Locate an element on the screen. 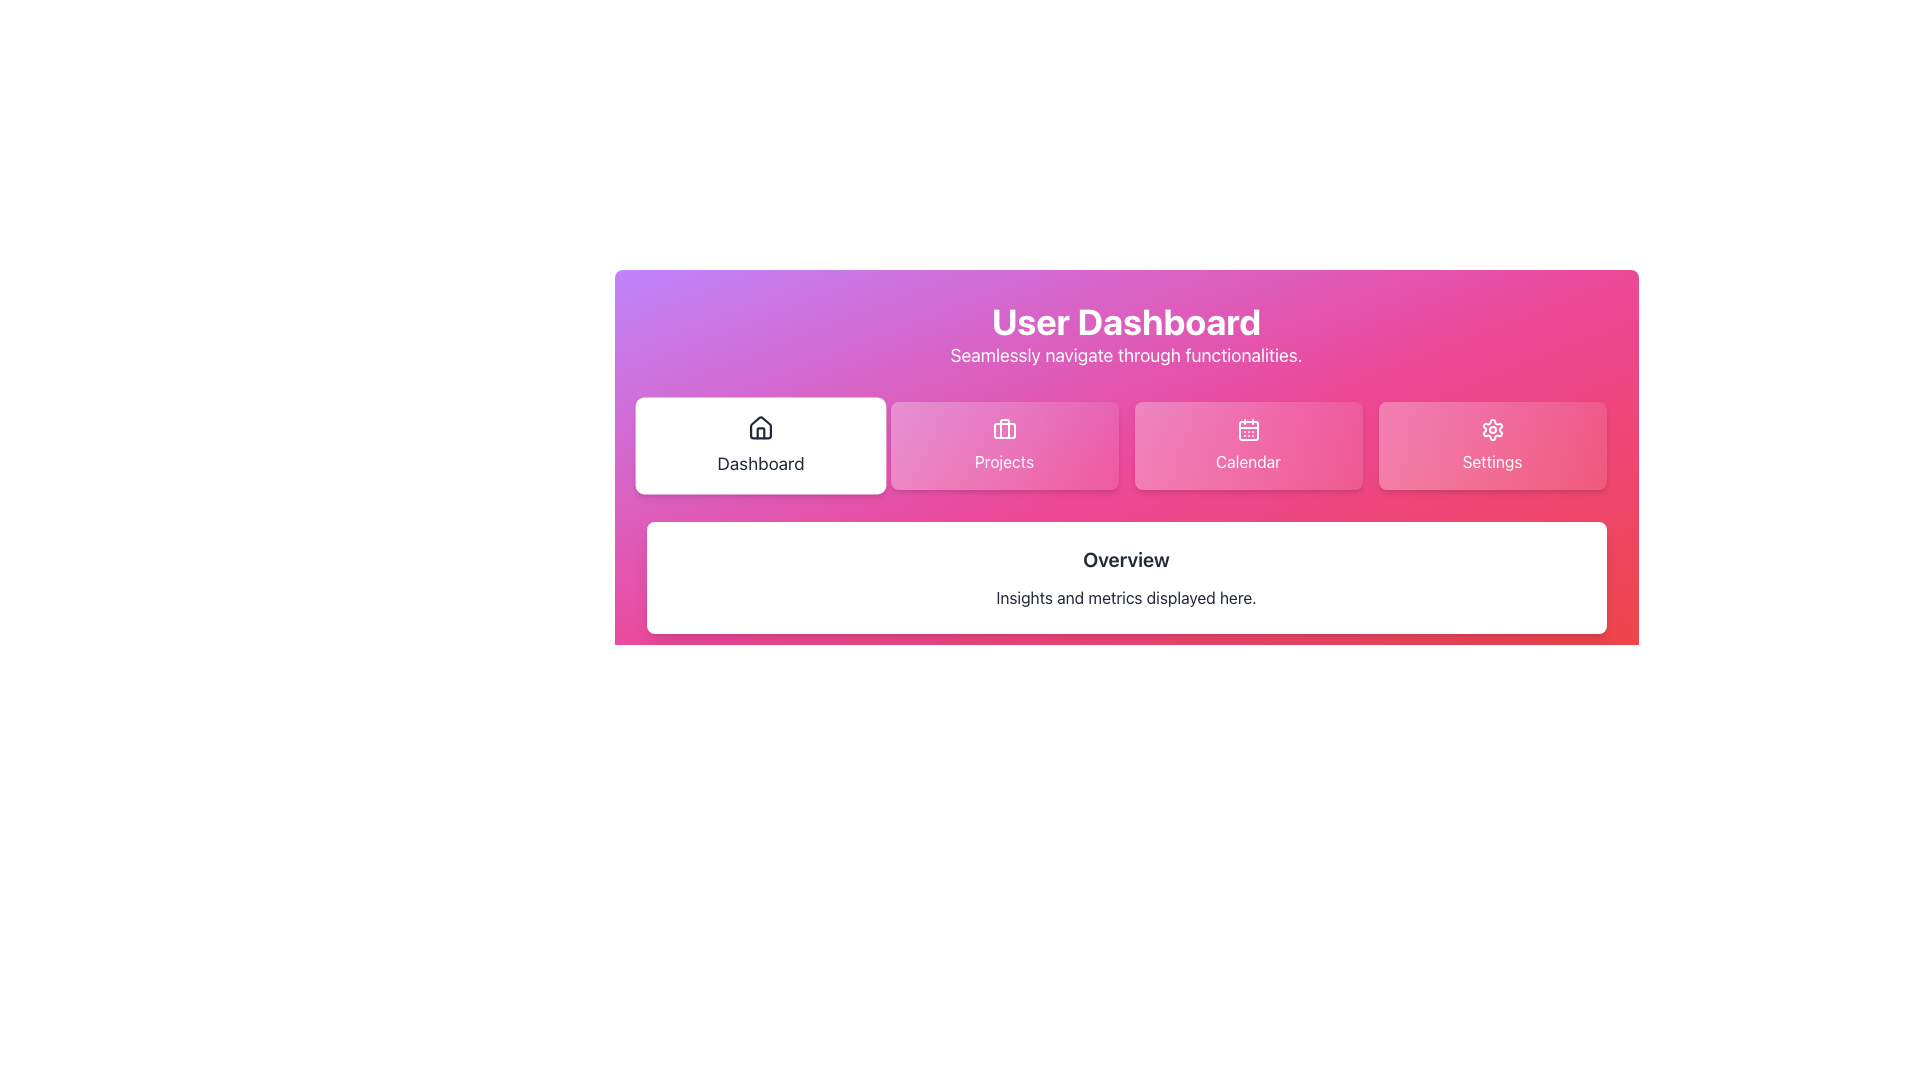 The height and width of the screenshot is (1080, 1920). text label located at the bottom of the 'Dashboard' card, which describes the purpose of the card and is positioned below a black house icon is located at coordinates (759, 463).